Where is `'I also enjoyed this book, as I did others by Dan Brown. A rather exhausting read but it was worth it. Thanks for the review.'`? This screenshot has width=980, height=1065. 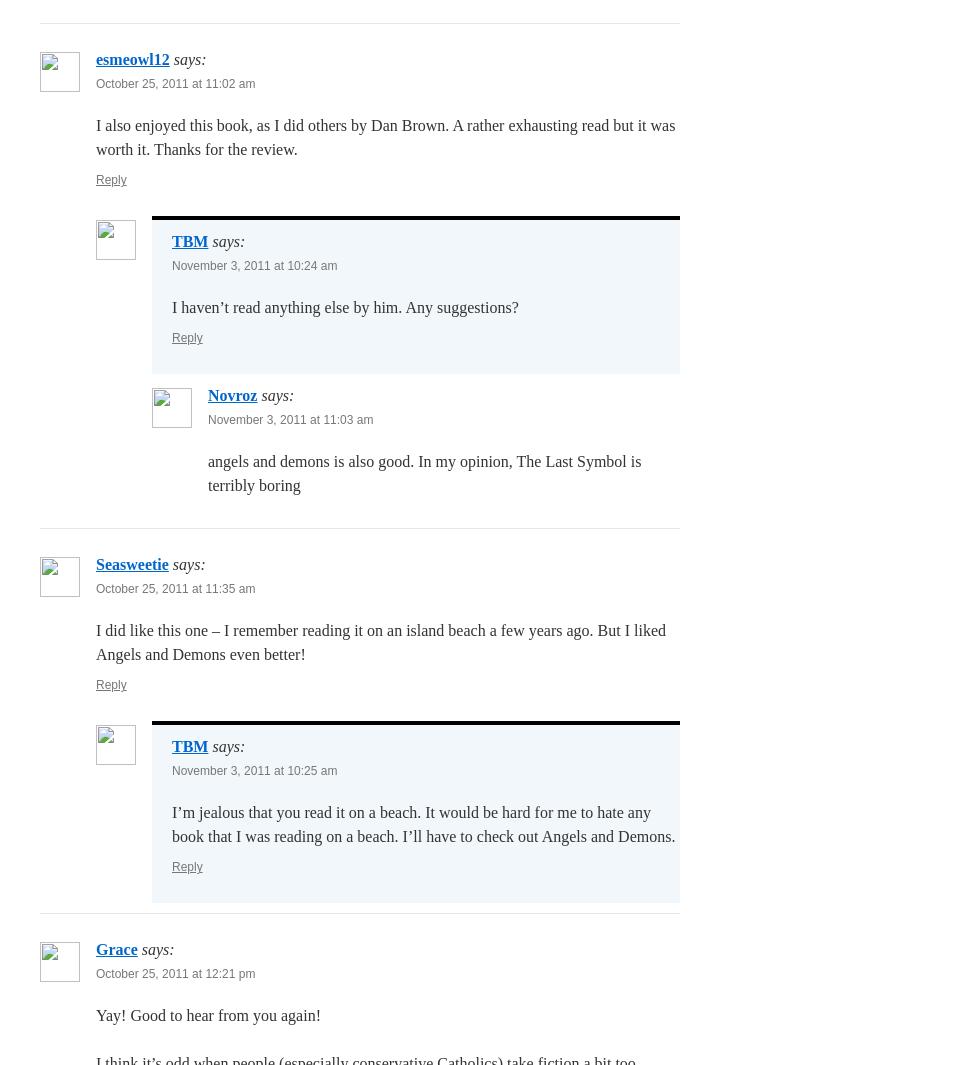 'I also enjoyed this book, as I did others by Dan Brown. A rather exhausting read but it was worth it. Thanks for the review.' is located at coordinates (385, 136).